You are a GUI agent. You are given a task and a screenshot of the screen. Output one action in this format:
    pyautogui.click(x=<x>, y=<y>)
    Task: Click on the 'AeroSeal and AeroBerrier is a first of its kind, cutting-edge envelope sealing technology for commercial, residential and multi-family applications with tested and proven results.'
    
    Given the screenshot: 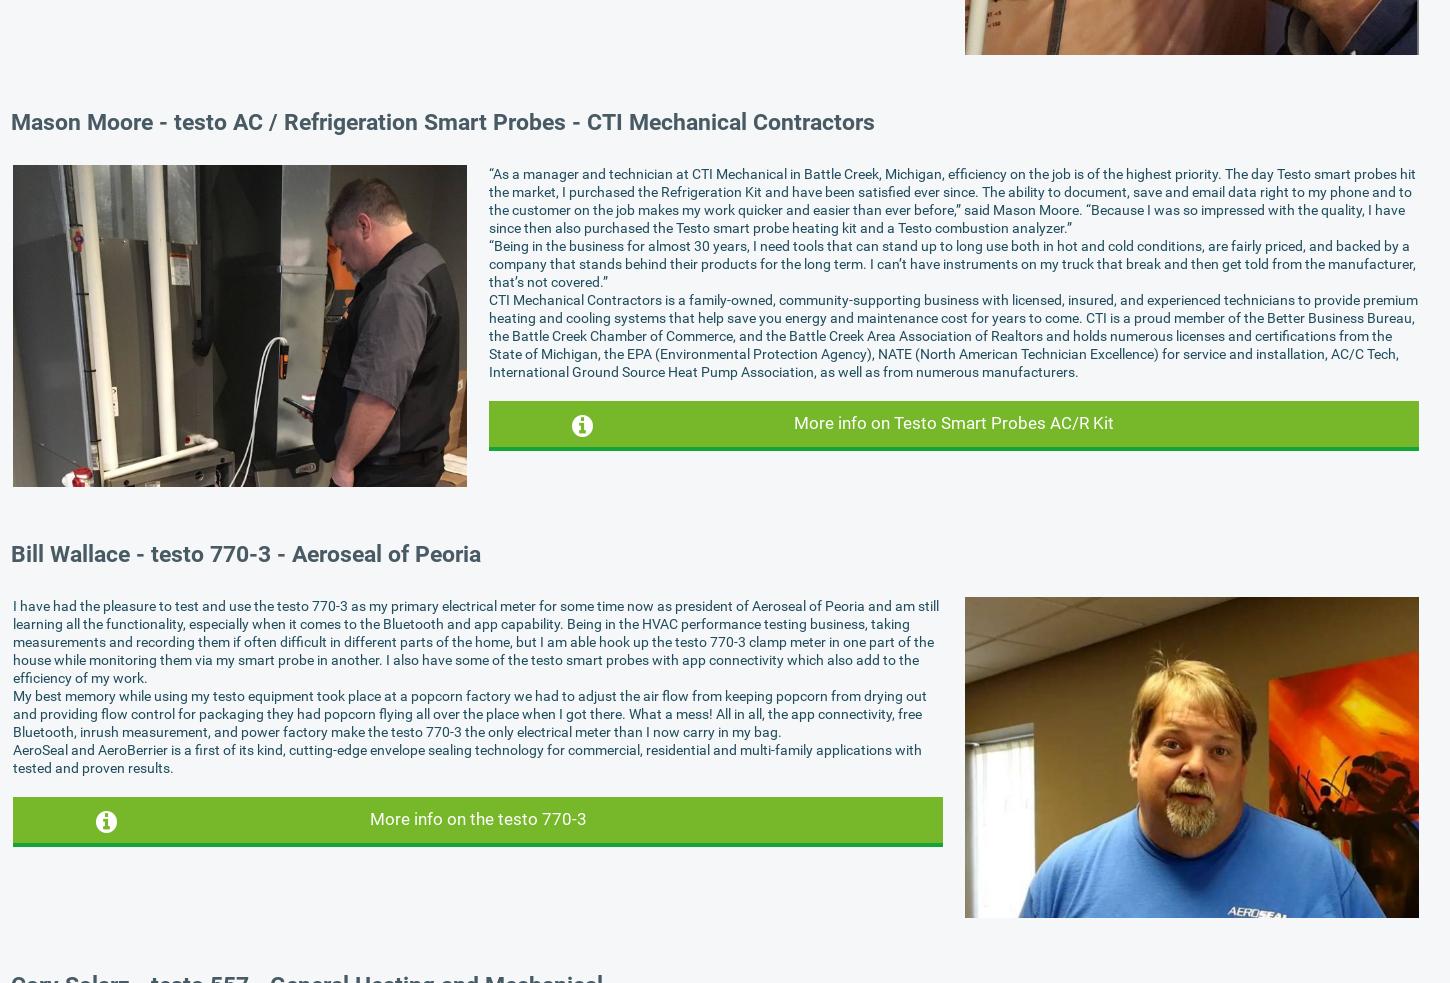 What is the action you would take?
    pyautogui.click(x=466, y=757)
    